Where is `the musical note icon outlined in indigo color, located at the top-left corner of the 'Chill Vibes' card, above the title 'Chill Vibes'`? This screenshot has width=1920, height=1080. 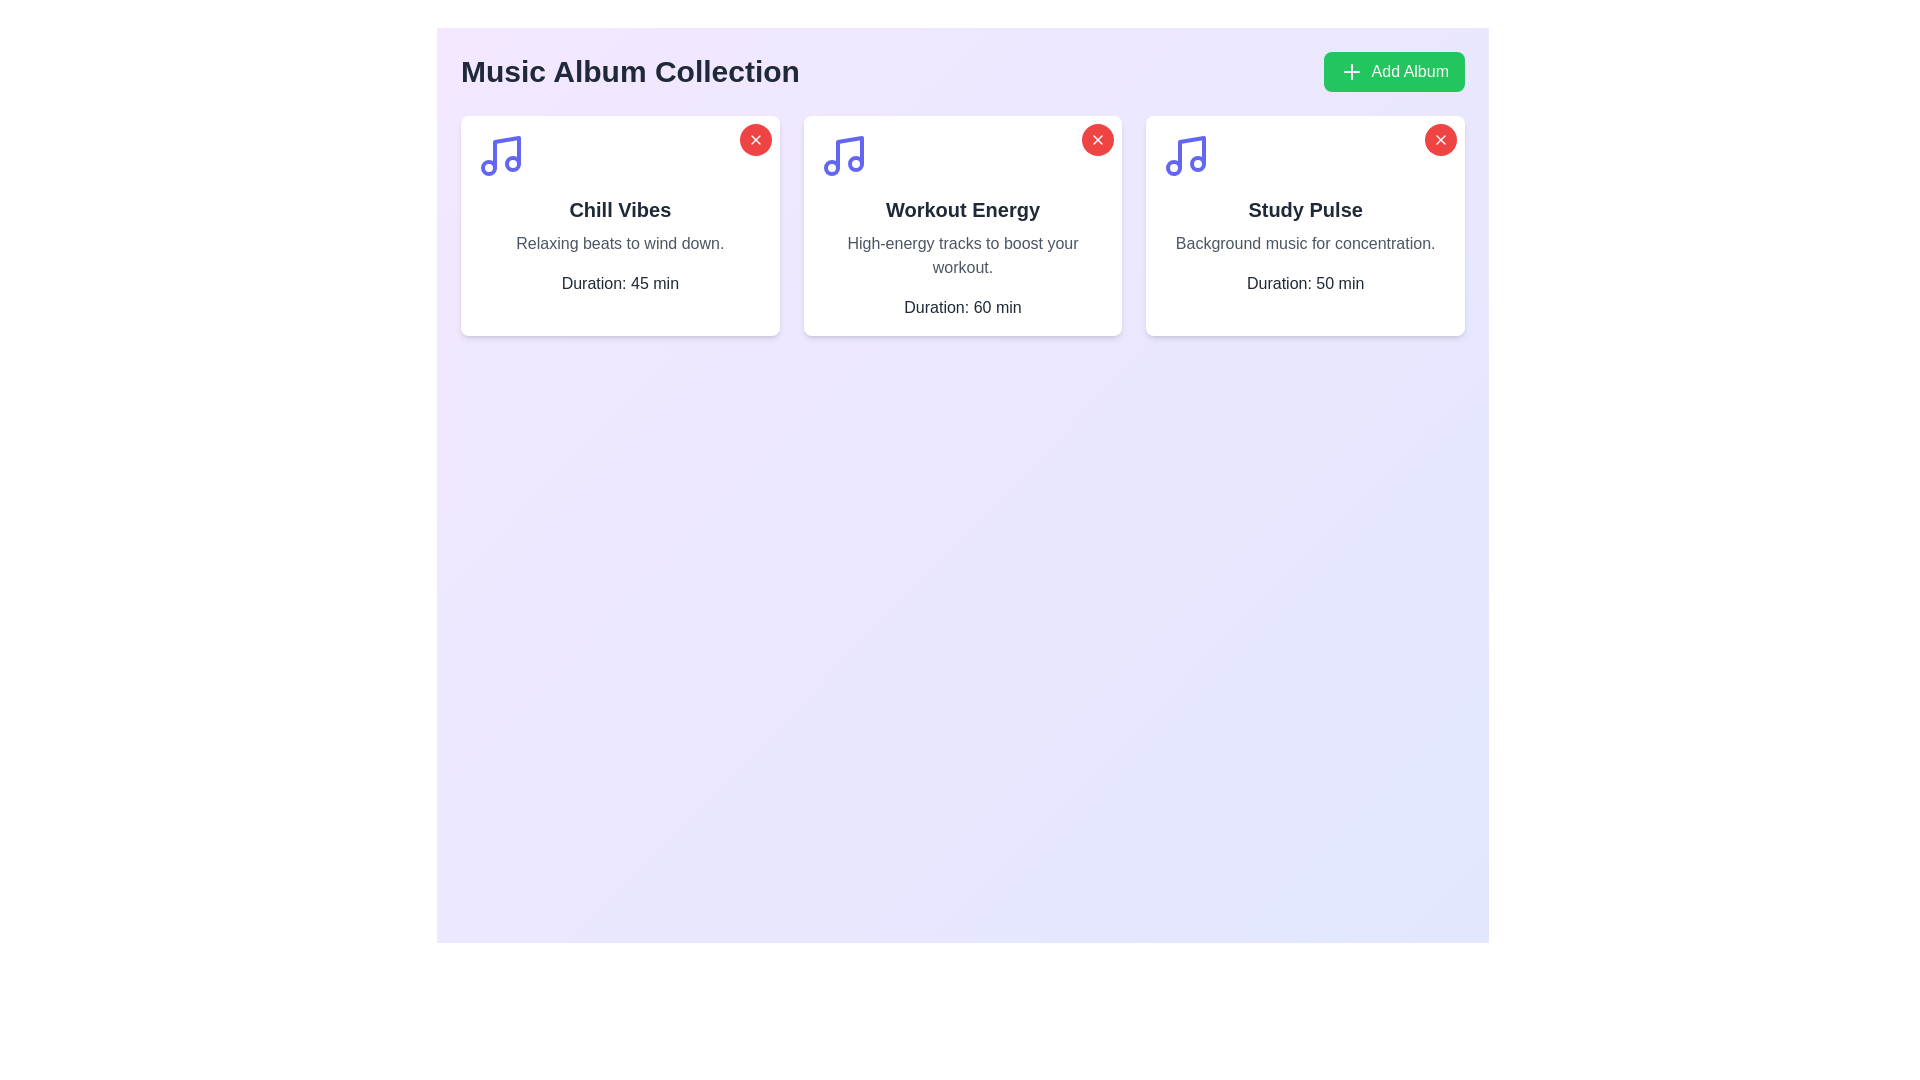 the musical note icon outlined in indigo color, located at the top-left corner of the 'Chill Vibes' card, above the title 'Chill Vibes' is located at coordinates (500, 154).